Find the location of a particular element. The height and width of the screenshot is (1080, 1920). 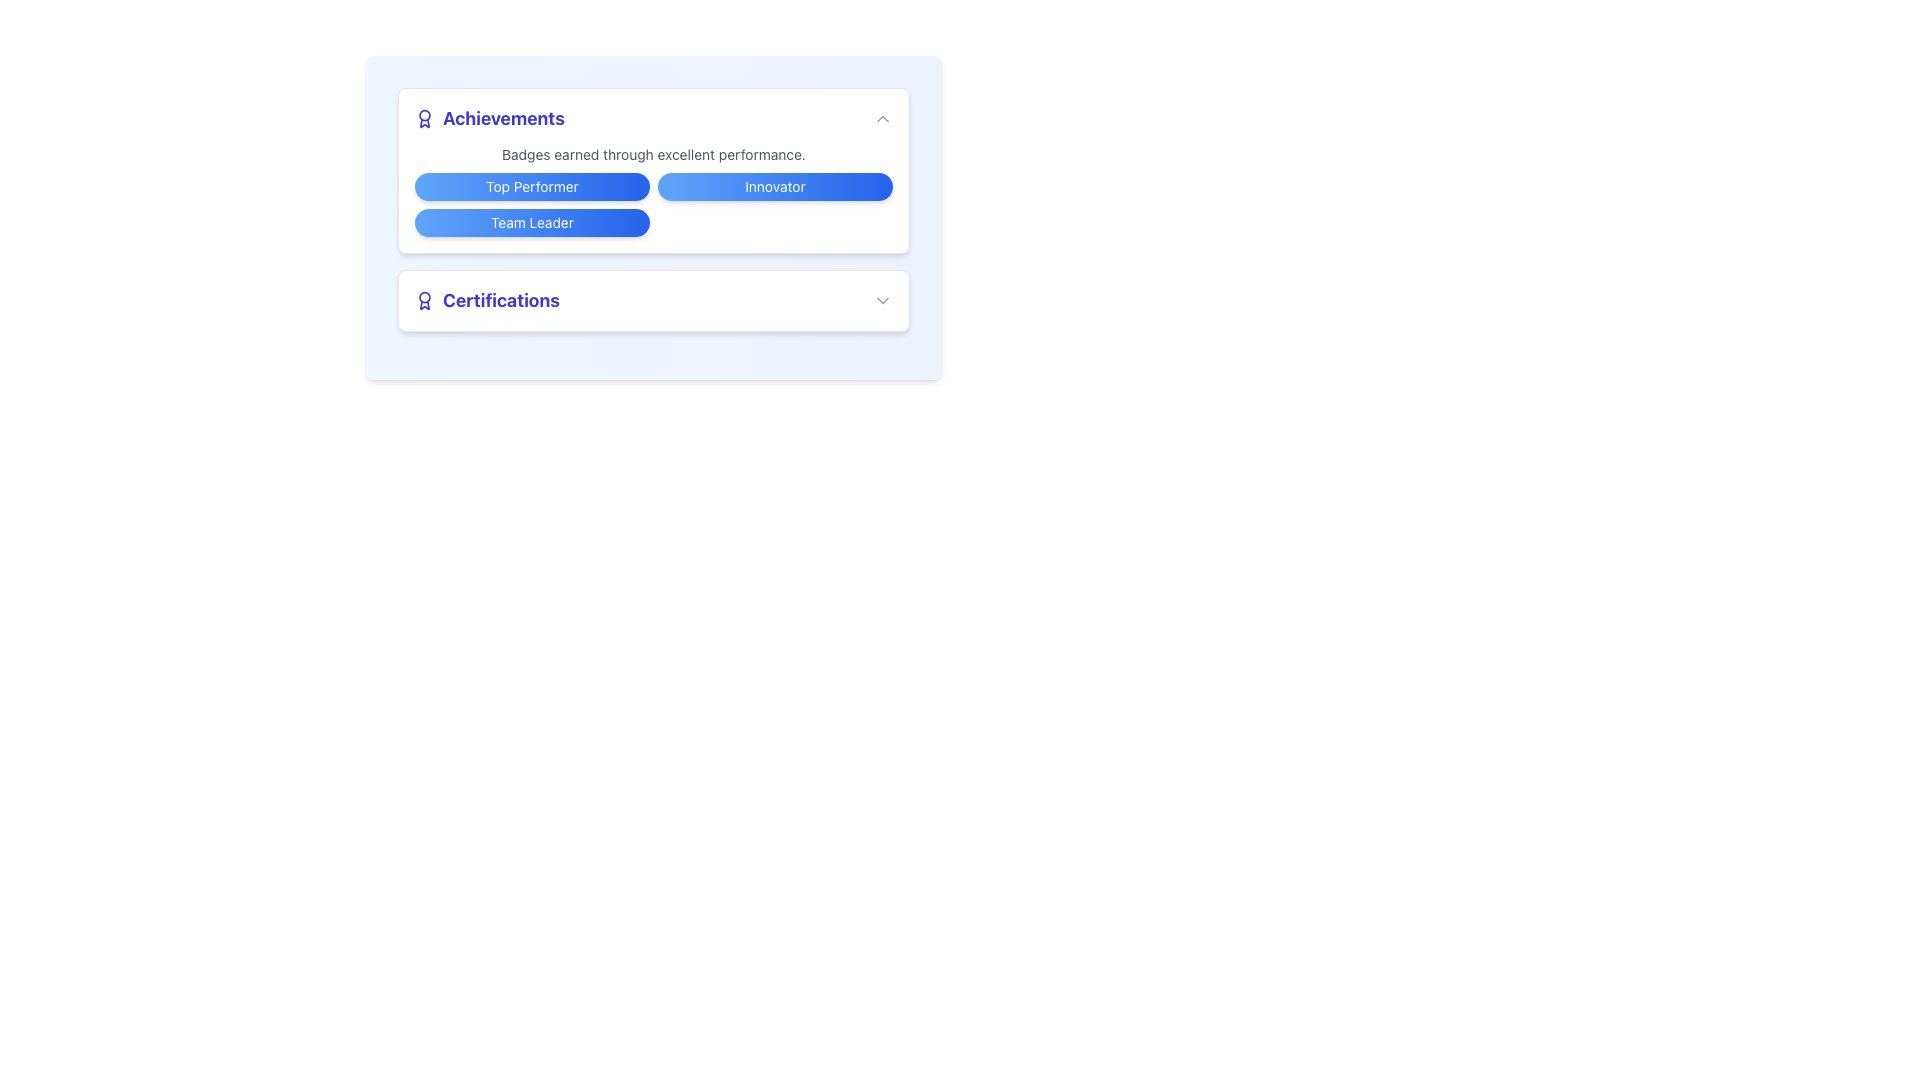

the 'Innovator' badge label located in the 'Achievements' section, positioned to the right of 'Top Performer' and above 'Team Leader' is located at coordinates (774, 186).